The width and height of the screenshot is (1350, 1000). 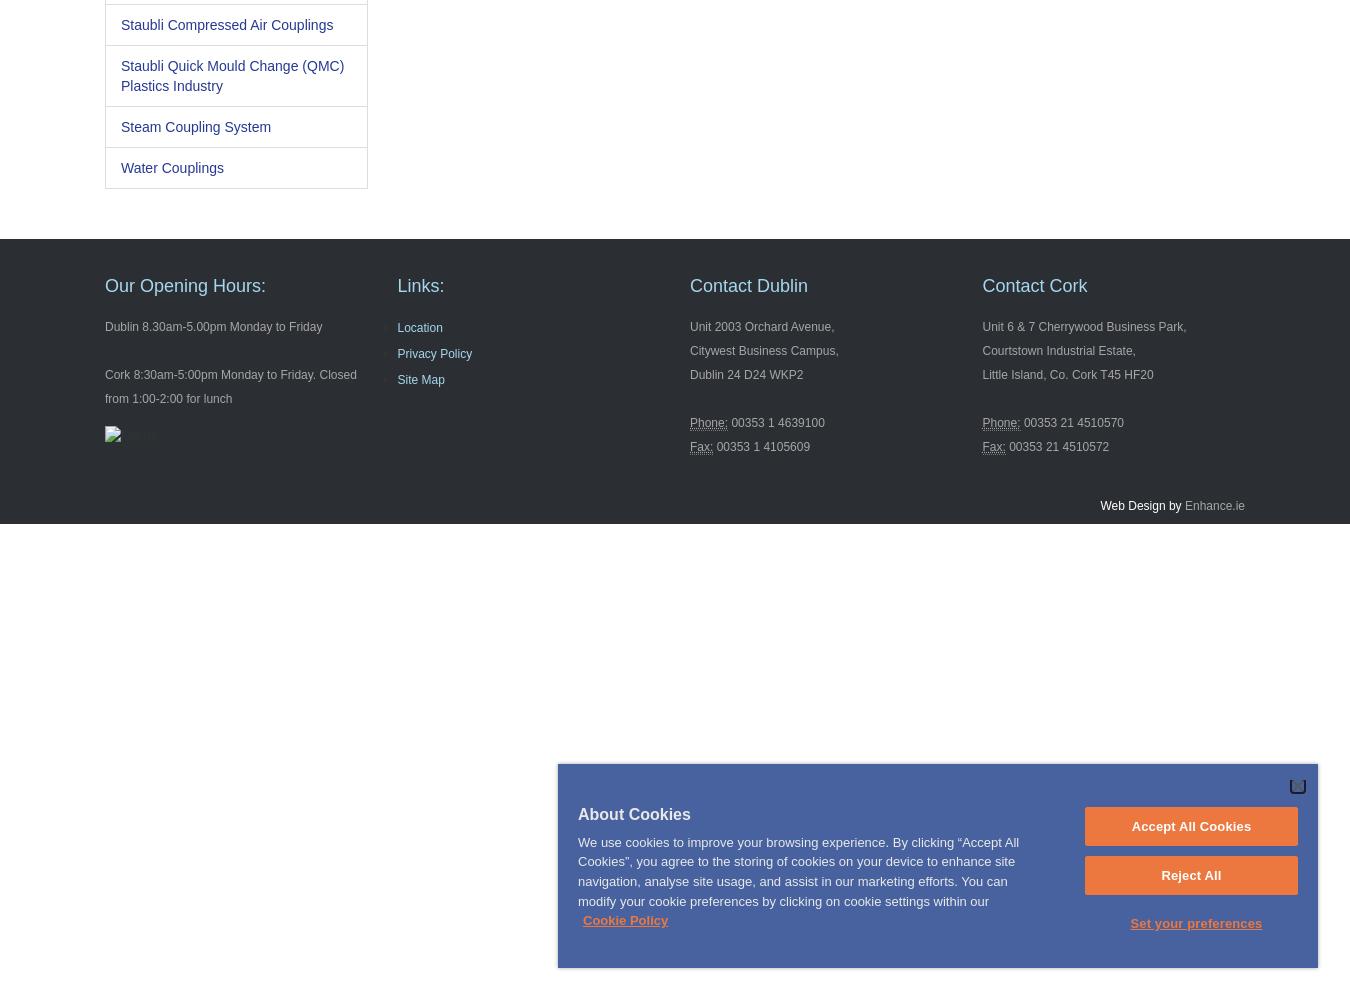 I want to click on 'Unit 6 & 7 Cherrywood Business Park,', so click(x=1084, y=326).